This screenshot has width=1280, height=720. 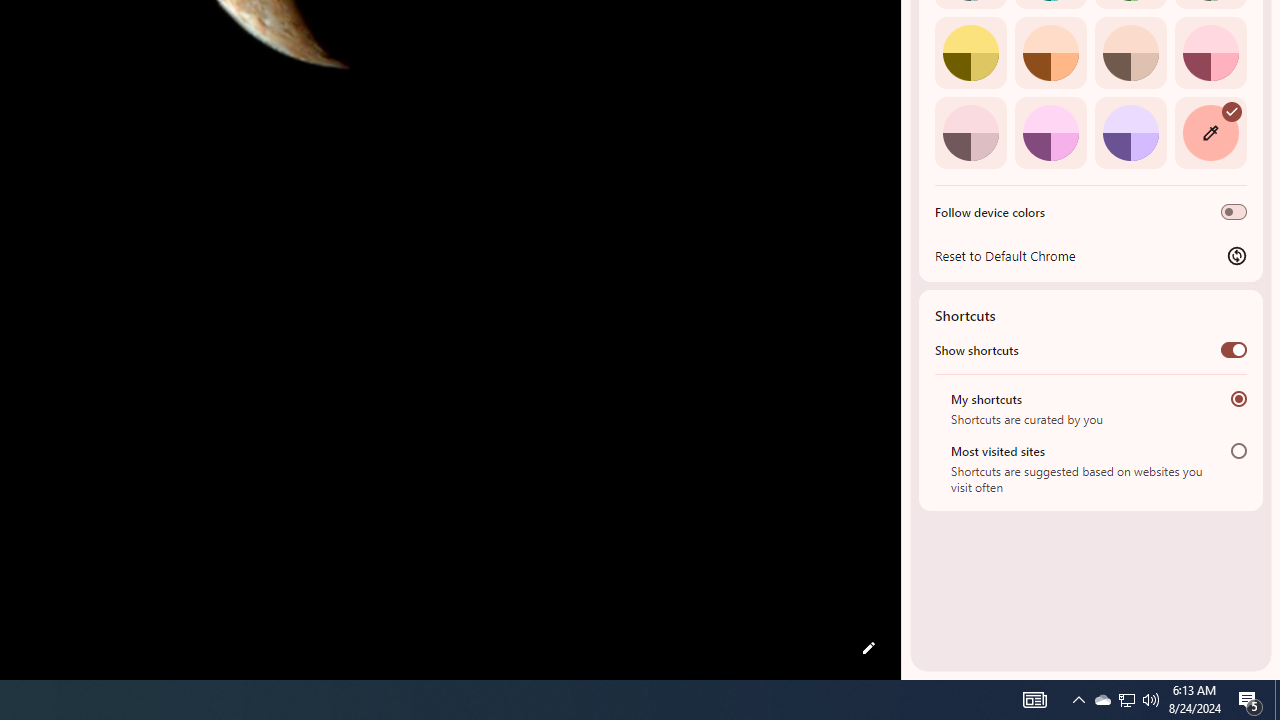 I want to click on 'Rose', so click(x=1209, y=51).